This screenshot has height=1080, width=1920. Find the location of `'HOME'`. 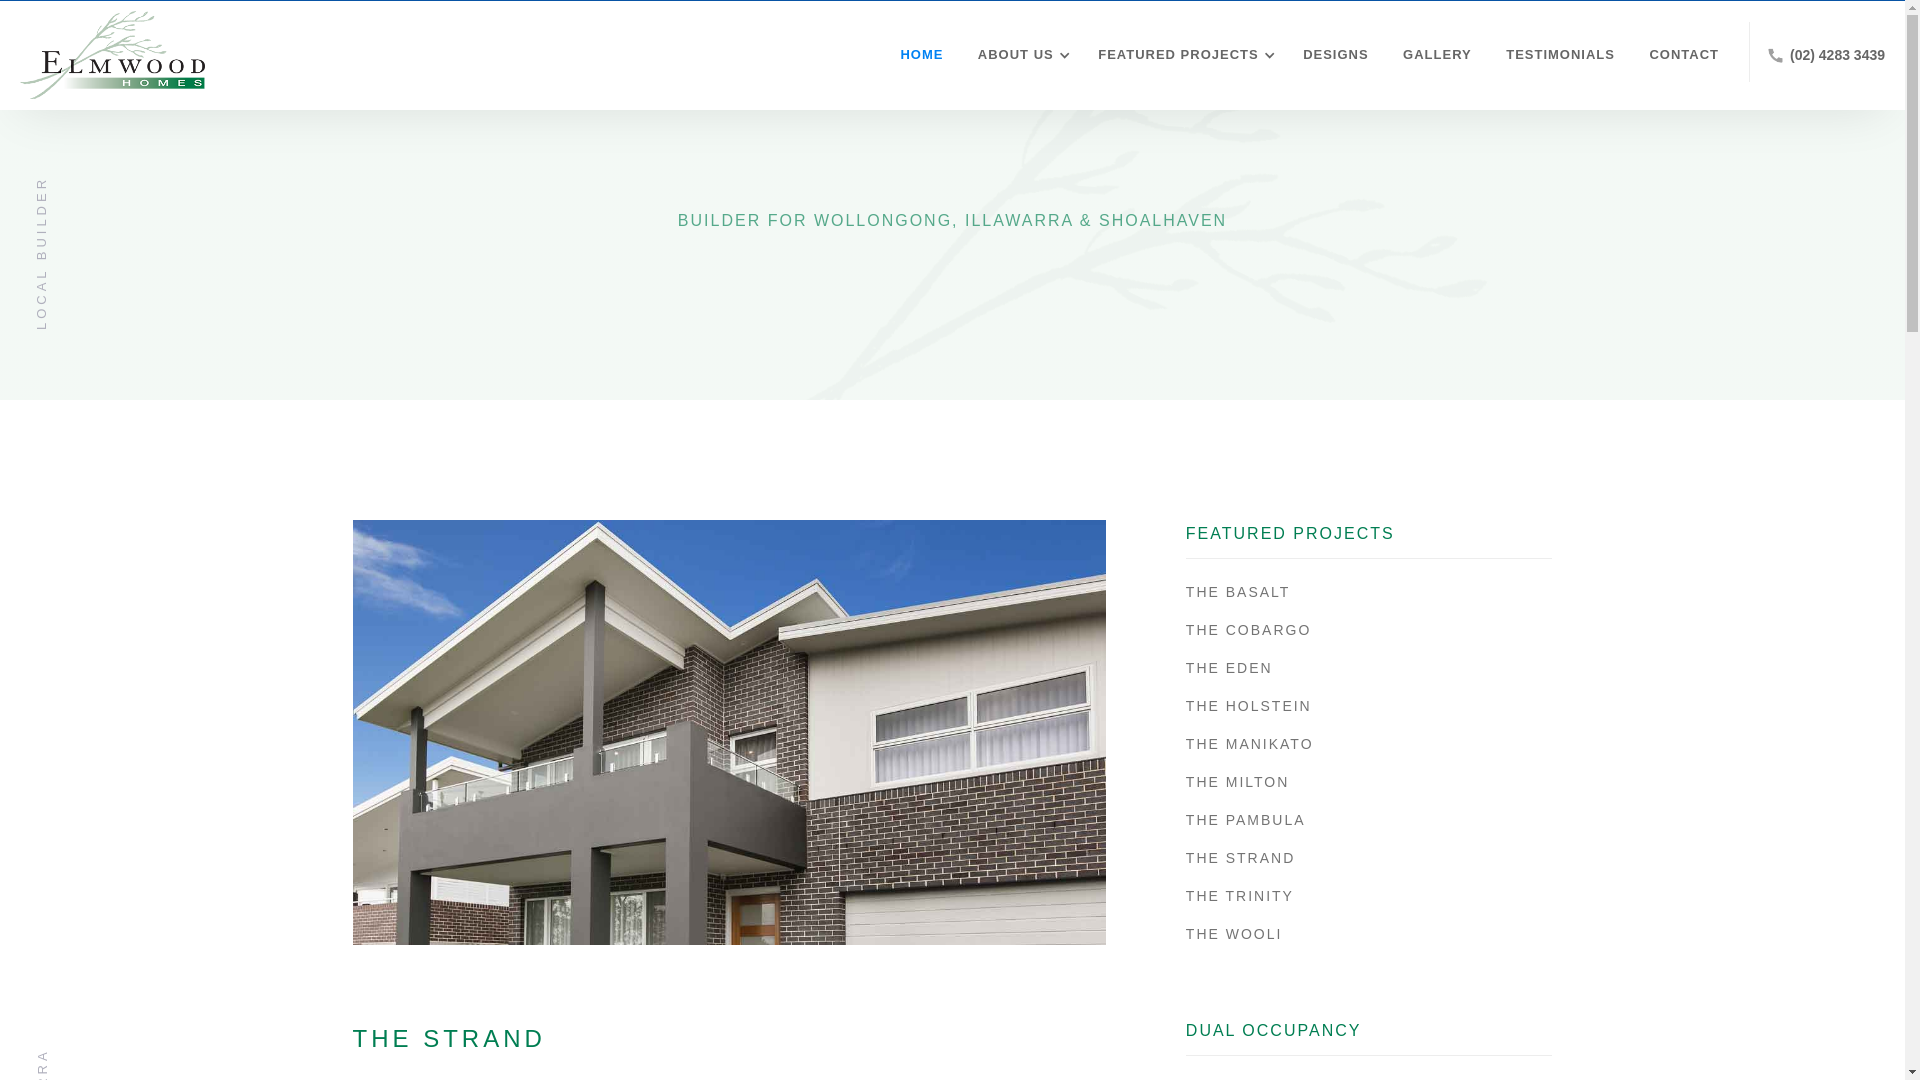

'HOME' is located at coordinates (879, 53).